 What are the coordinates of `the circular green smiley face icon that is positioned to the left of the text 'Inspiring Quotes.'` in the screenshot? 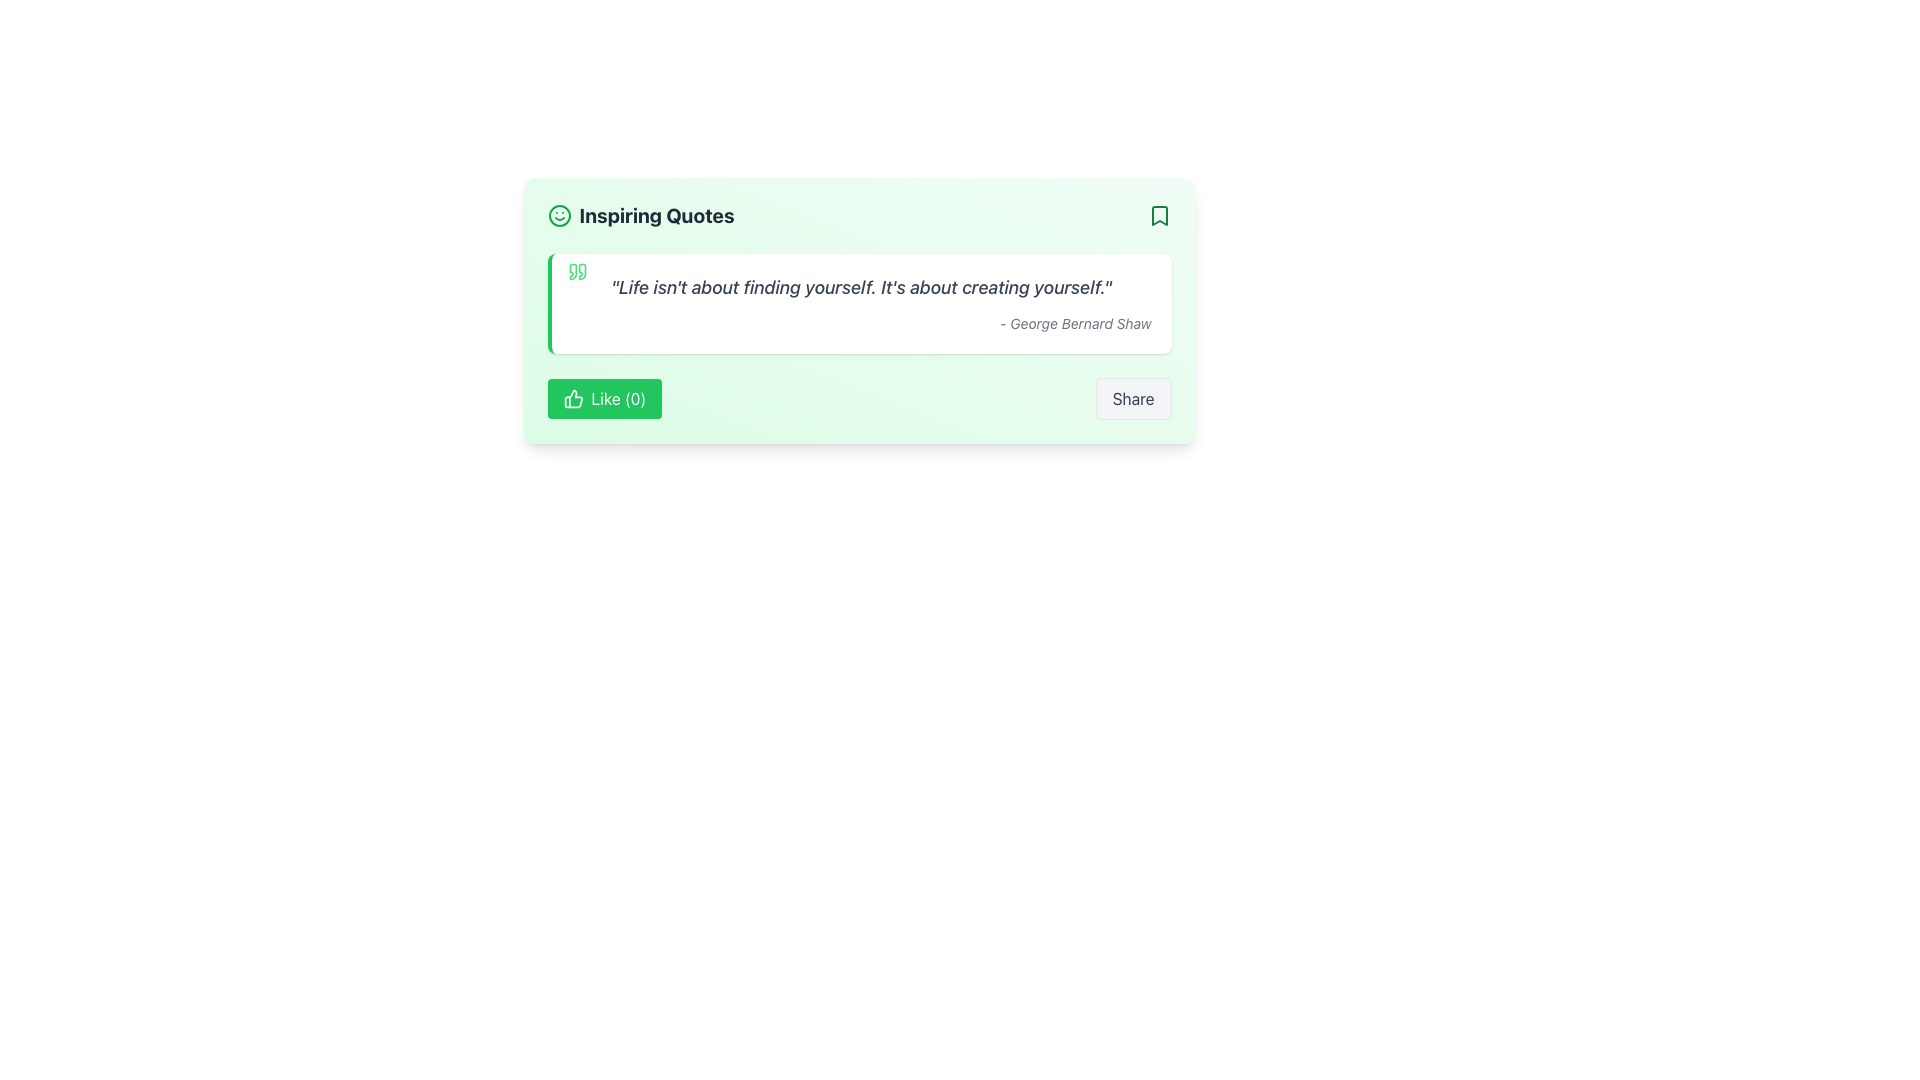 It's located at (559, 216).